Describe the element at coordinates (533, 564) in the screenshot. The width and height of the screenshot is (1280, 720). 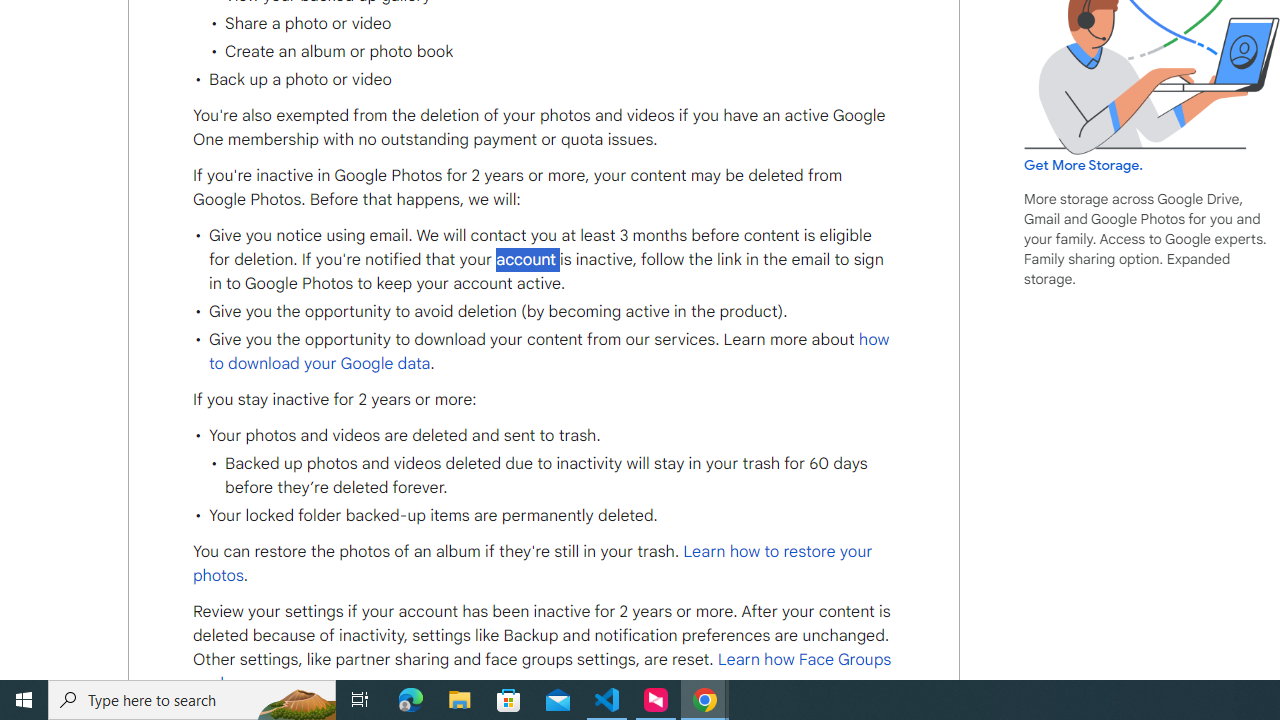
I see `'Learn how to restore your photos'` at that location.